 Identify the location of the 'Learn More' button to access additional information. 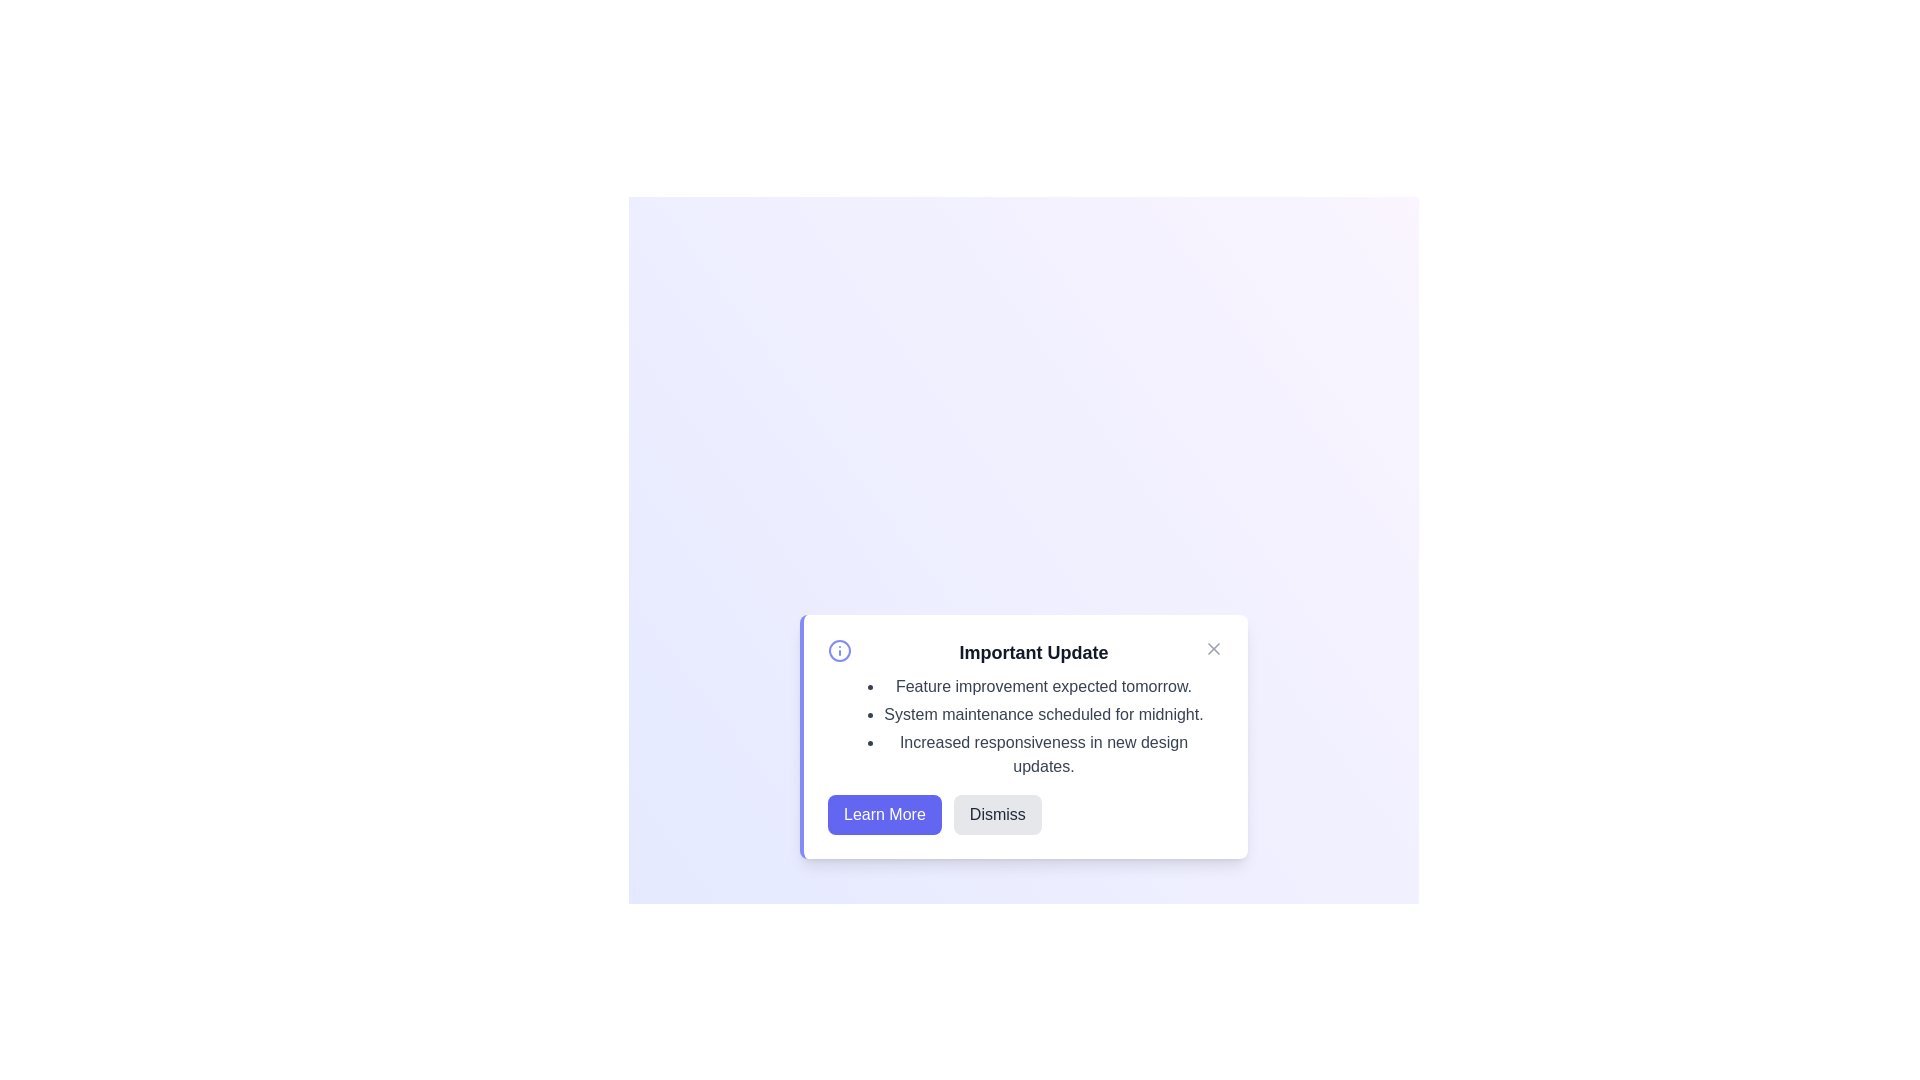
(883, 814).